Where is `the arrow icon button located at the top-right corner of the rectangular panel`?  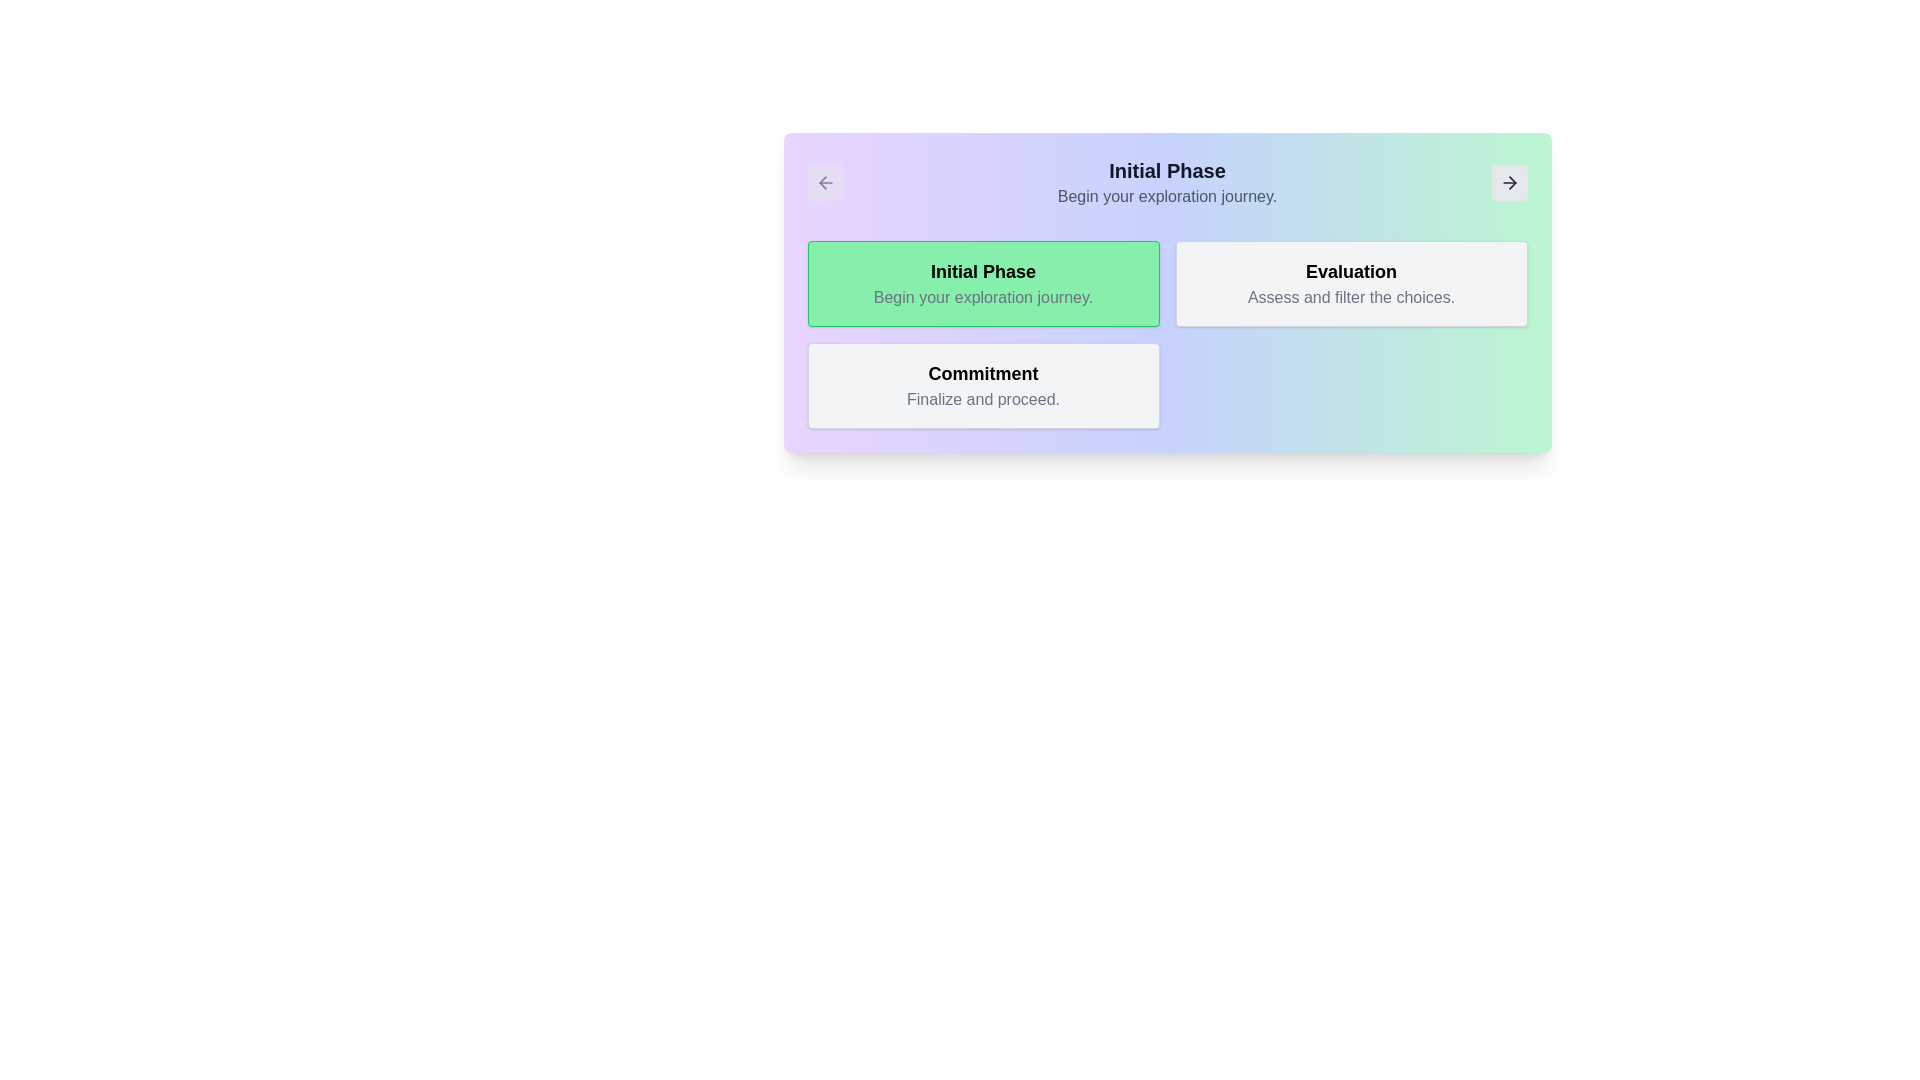
the arrow icon button located at the top-right corner of the rectangular panel is located at coordinates (1509, 182).